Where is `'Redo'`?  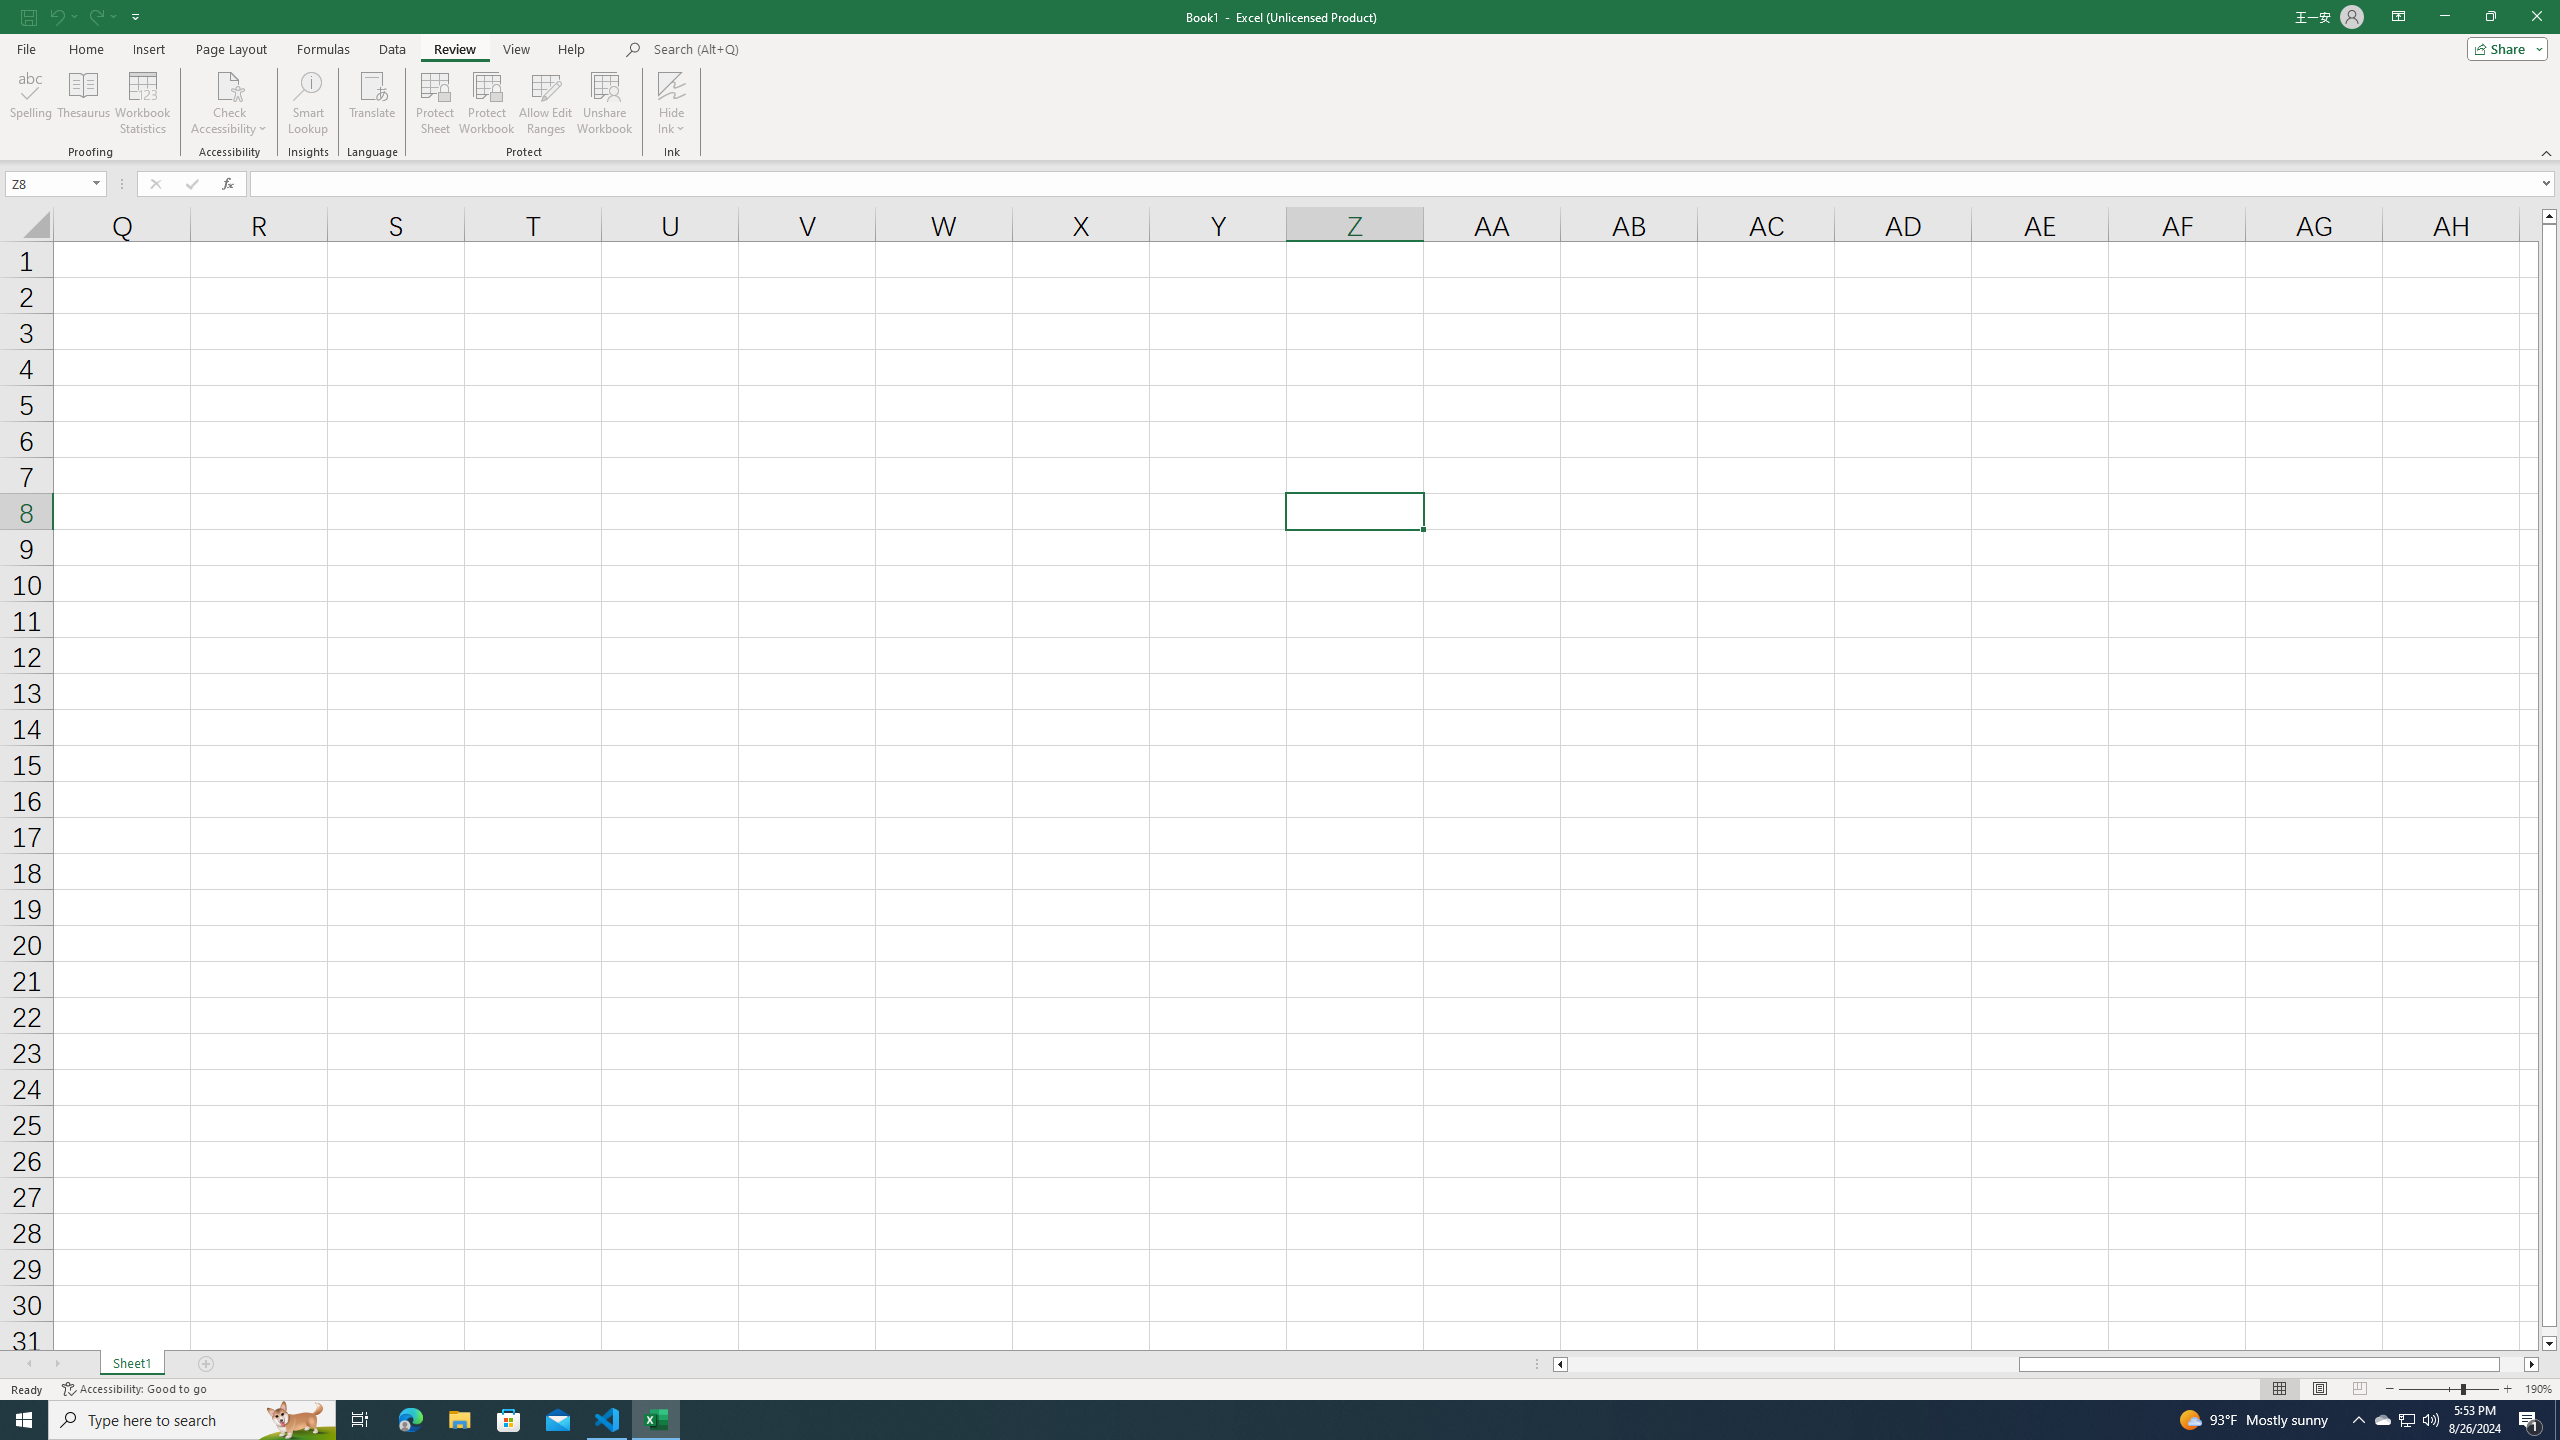
'Redo' is located at coordinates (93, 15).